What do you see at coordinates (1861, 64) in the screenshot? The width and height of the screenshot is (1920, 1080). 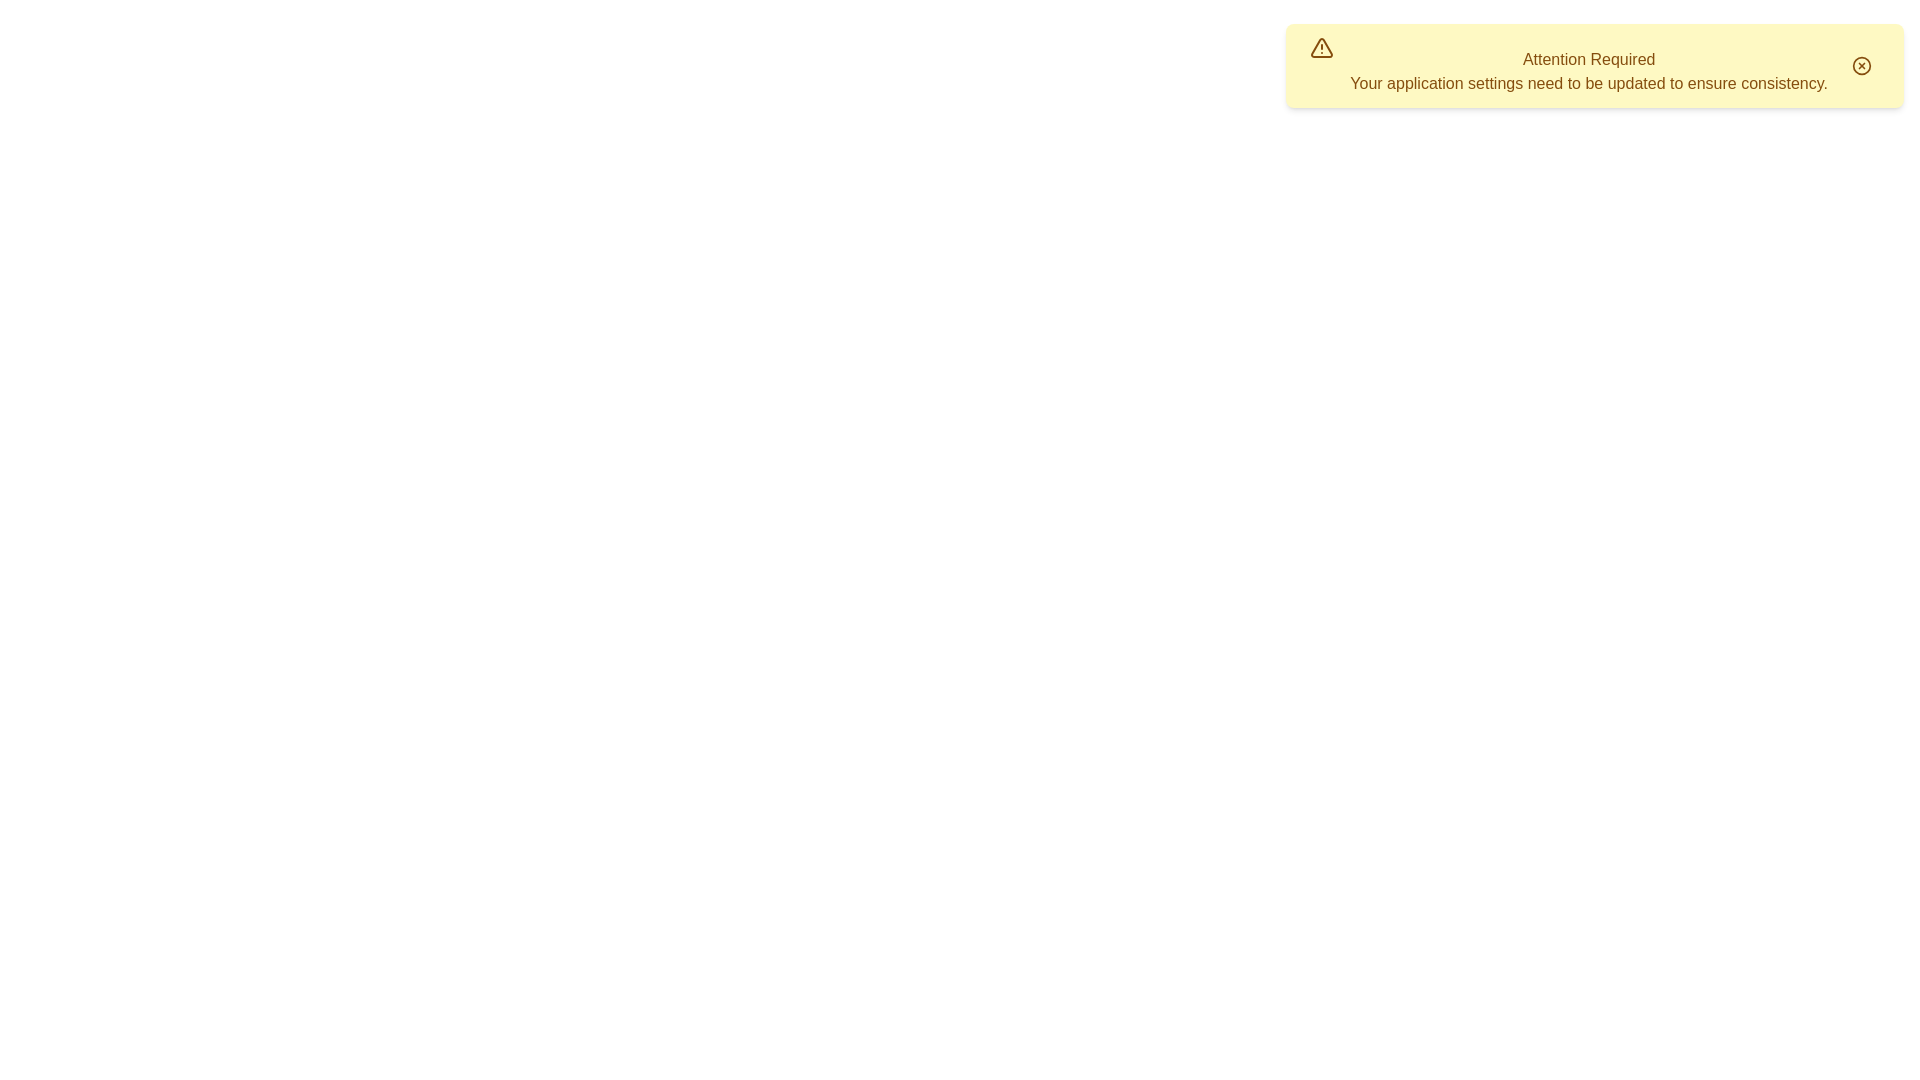 I see `the close icon located at the top-right corner of the notification card` at bounding box center [1861, 64].